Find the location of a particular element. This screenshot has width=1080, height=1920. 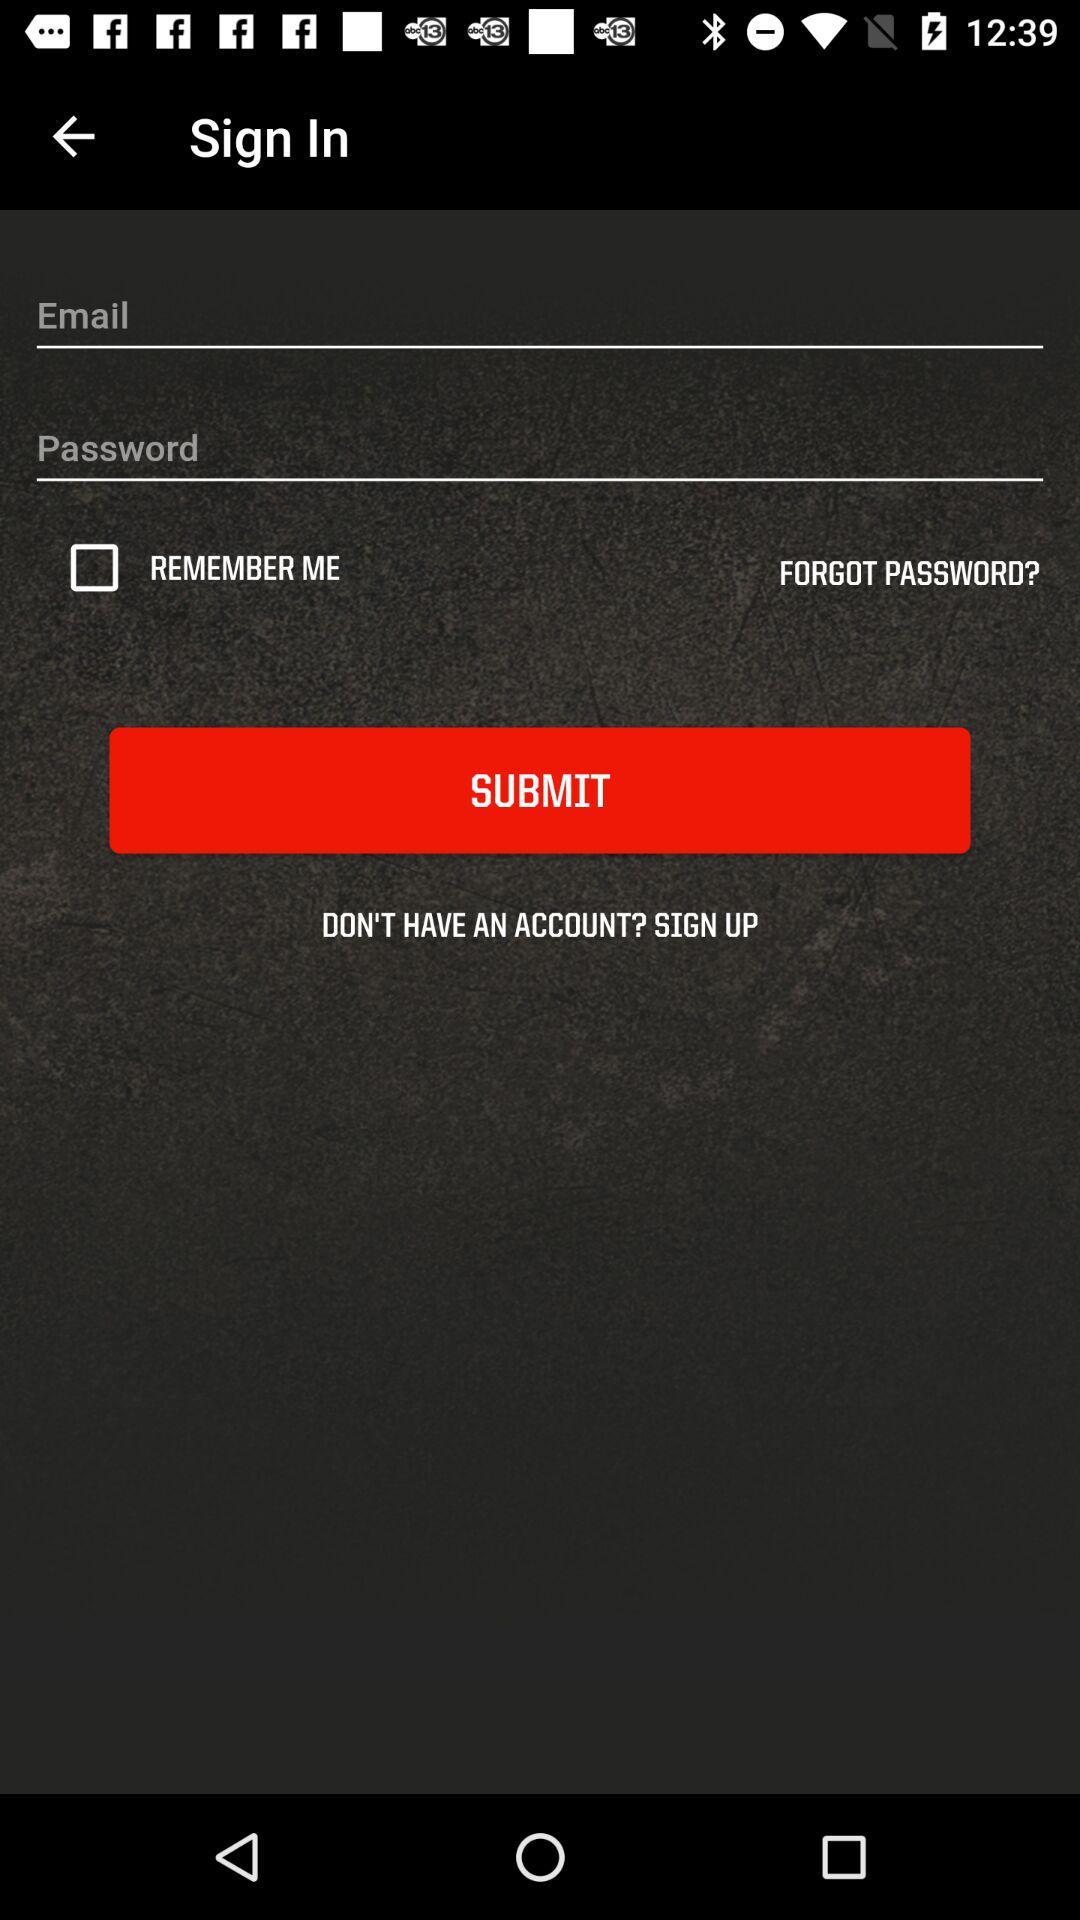

icon above the submit is located at coordinates (909, 579).